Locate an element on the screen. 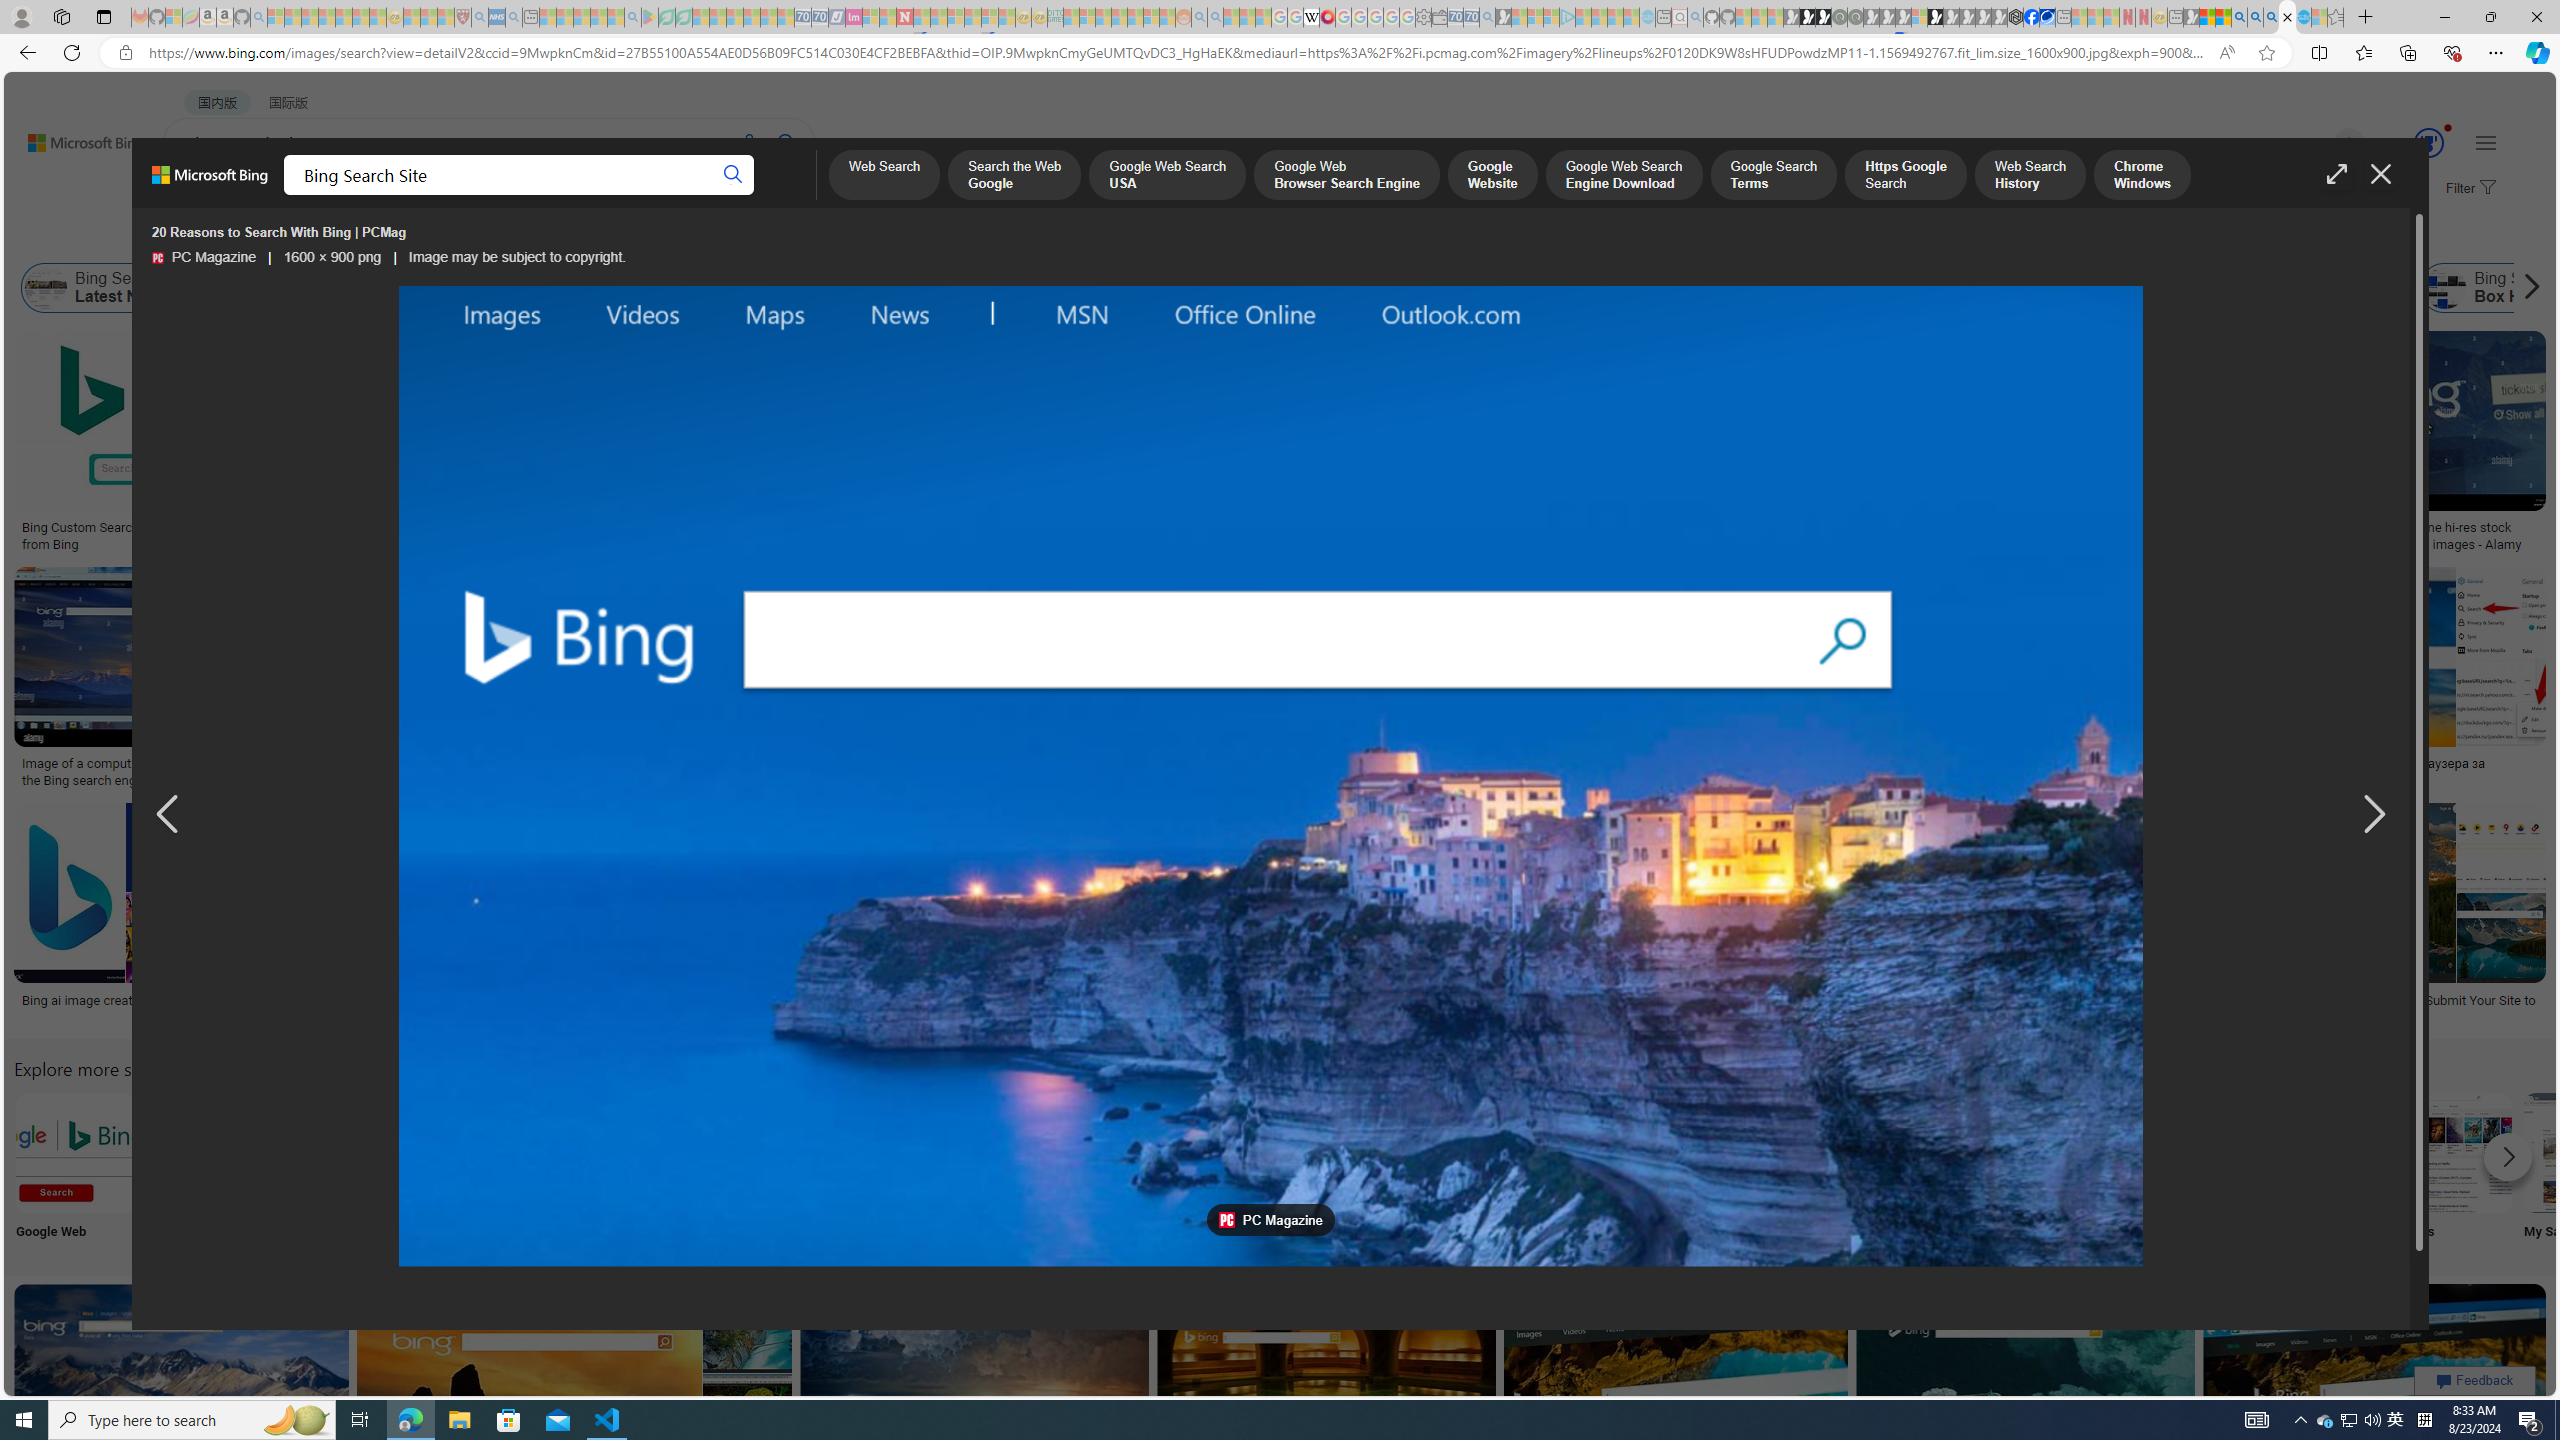 This screenshot has height=1440, width=2560. 'Back to Bing search' is located at coordinates (73, 137).